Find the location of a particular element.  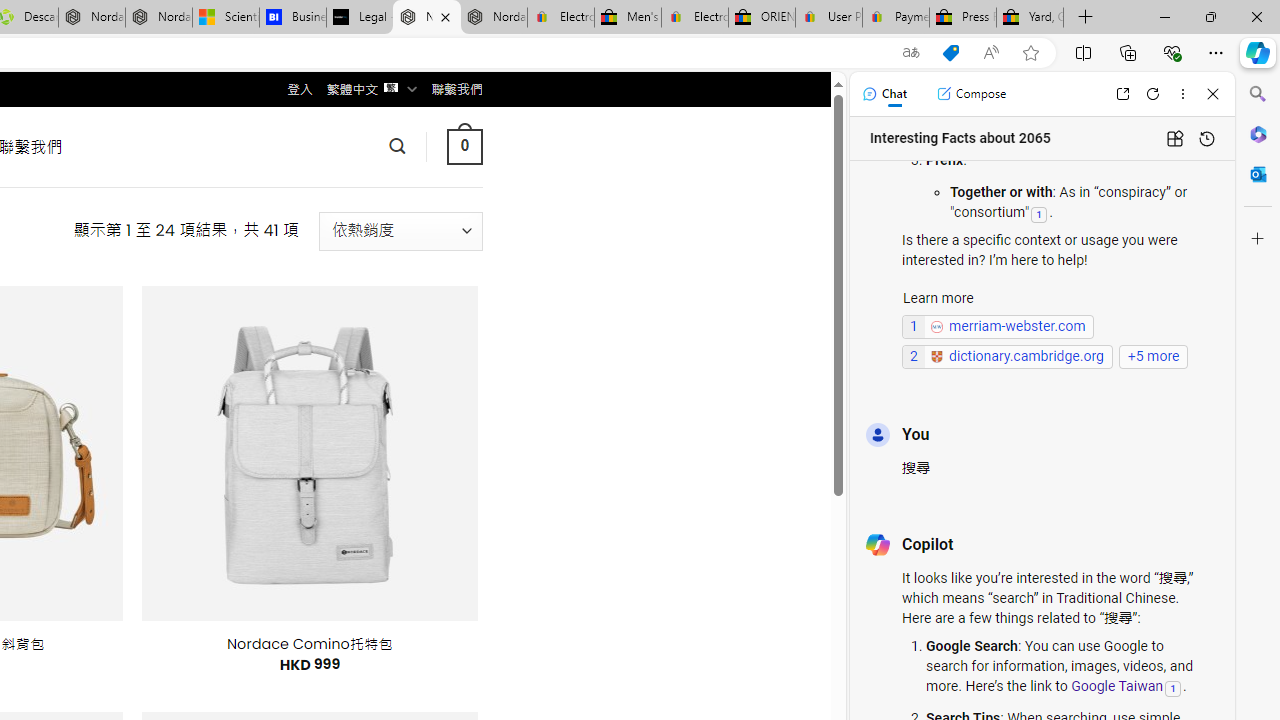

'Show translate options' is located at coordinates (909, 52).